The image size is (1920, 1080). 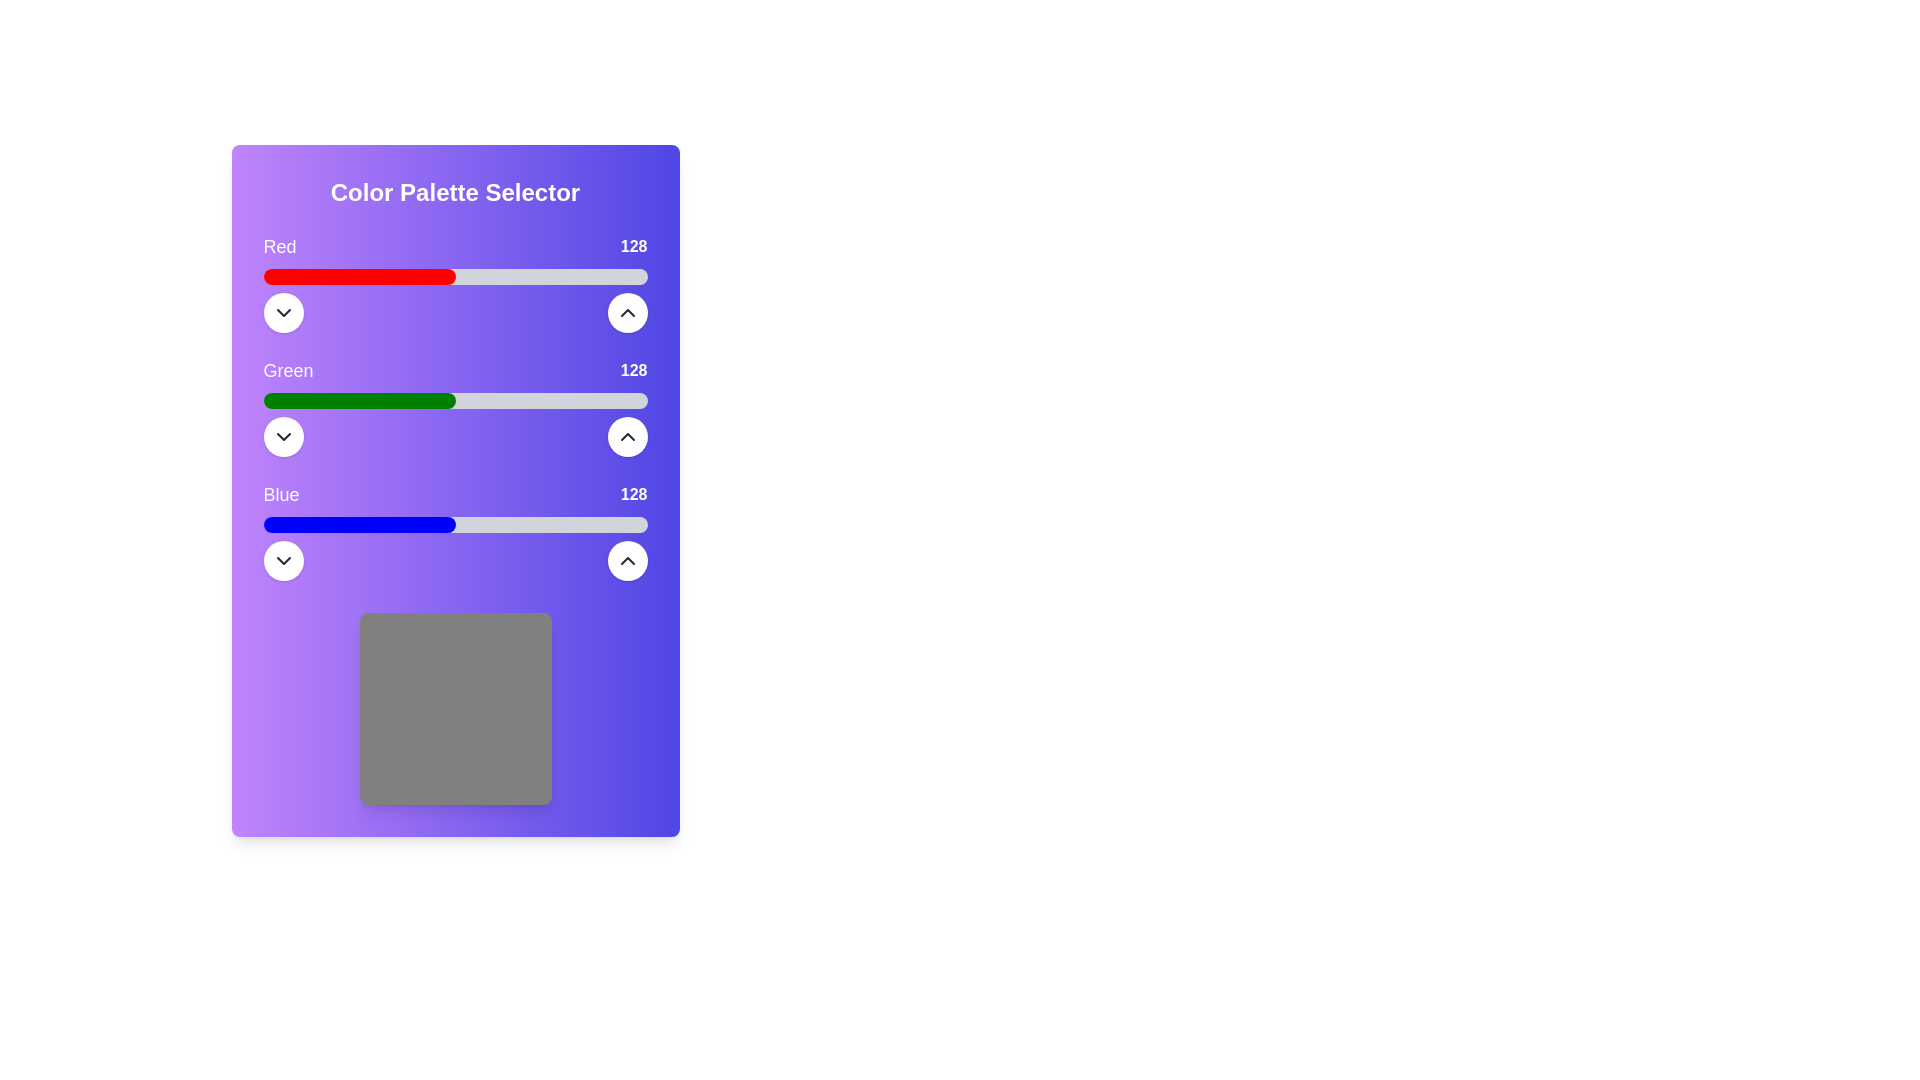 I want to click on the red intensity, so click(x=631, y=277).